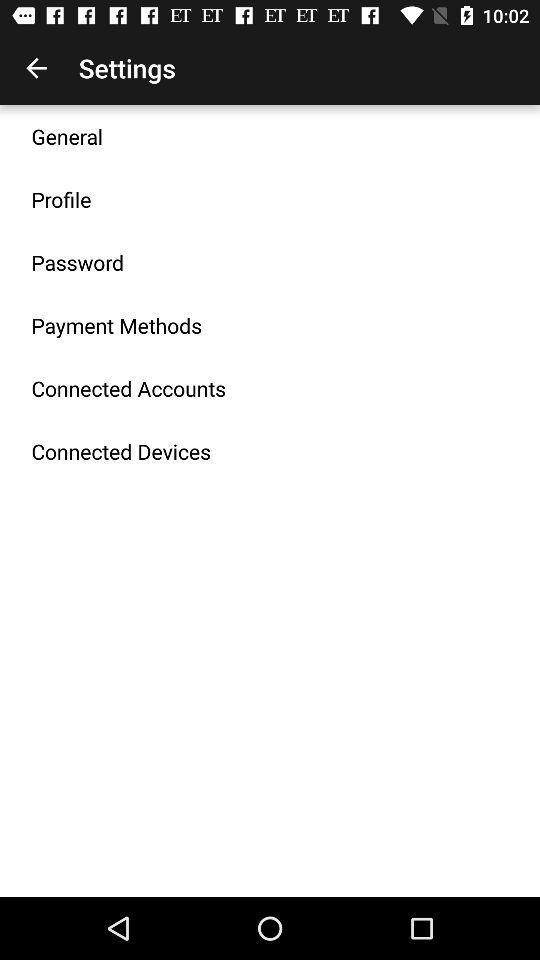  What do you see at coordinates (116, 325) in the screenshot?
I see `the payment methods` at bounding box center [116, 325].